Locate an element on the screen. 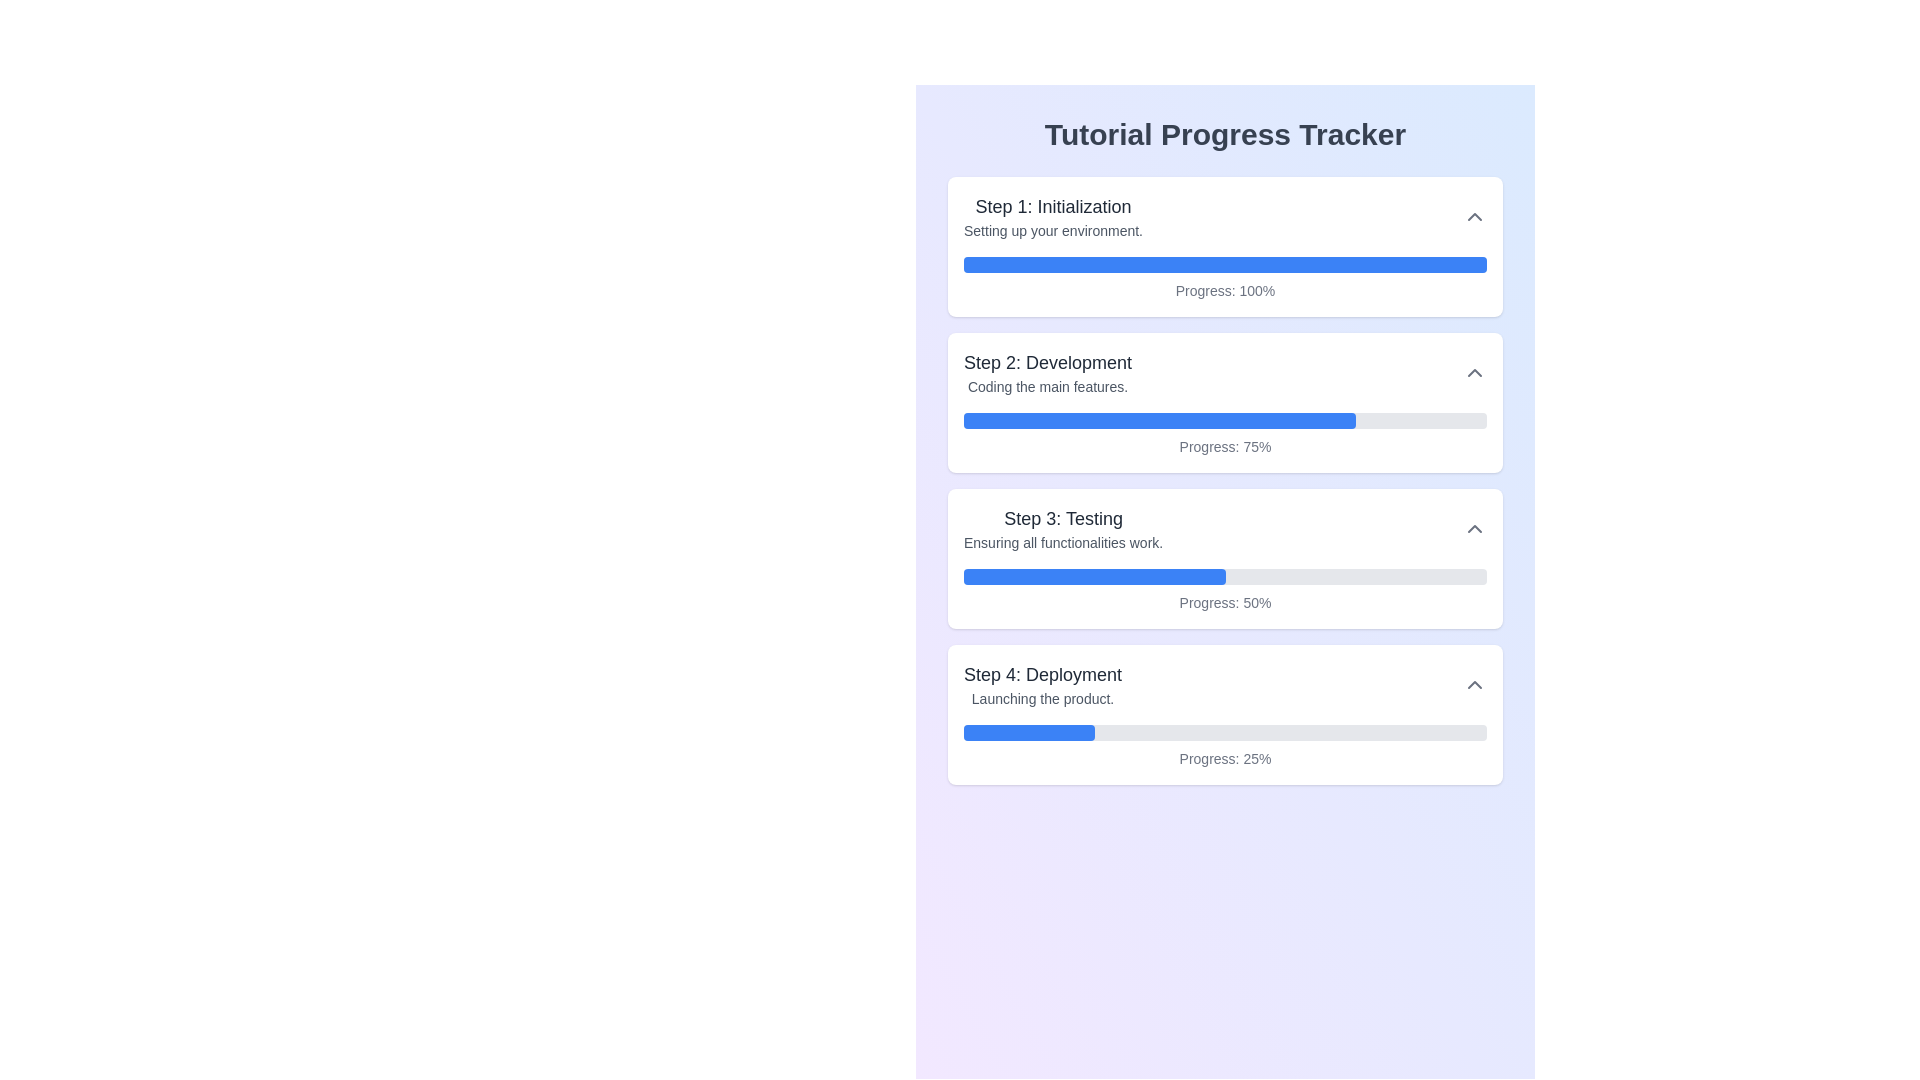  the text label displaying 'Progress: 50%' located below the progress bar in the 'Step 3: Testing' section is located at coordinates (1224, 601).